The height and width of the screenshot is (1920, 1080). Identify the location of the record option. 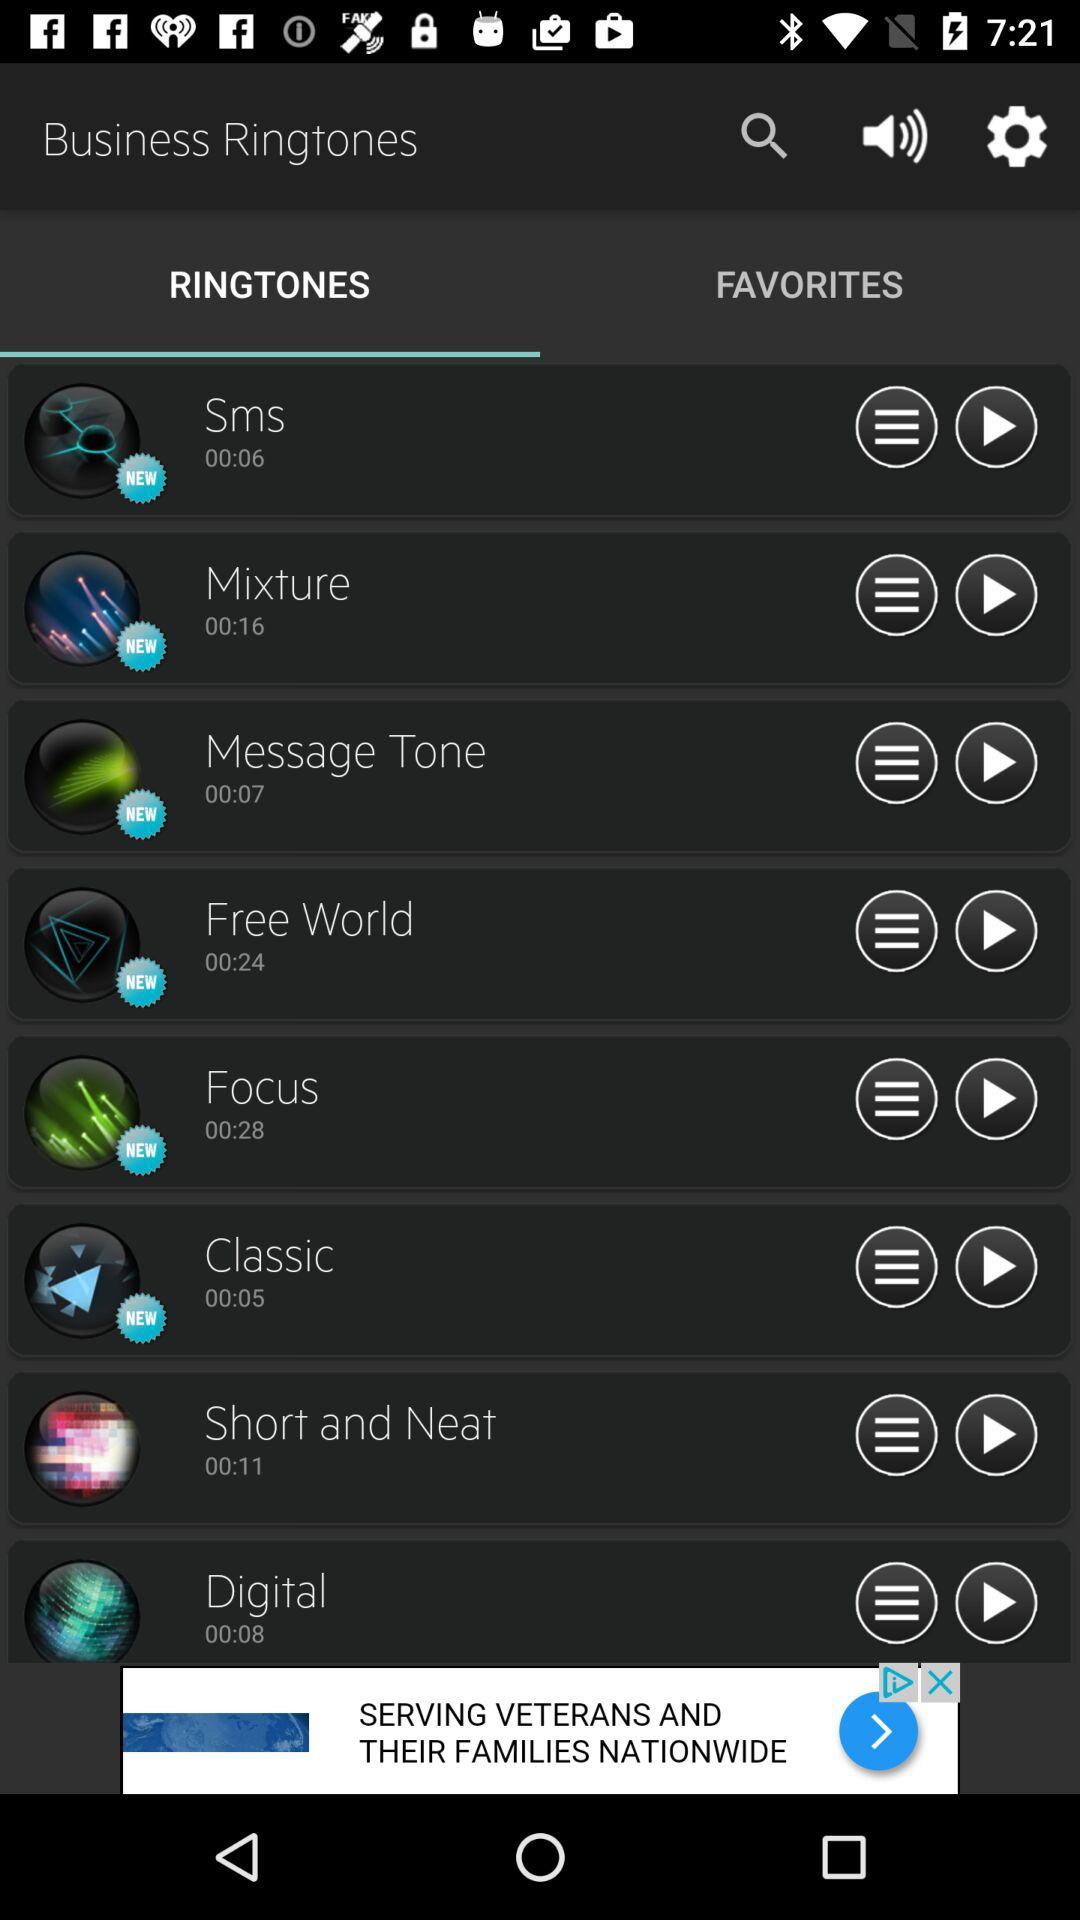
(80, 944).